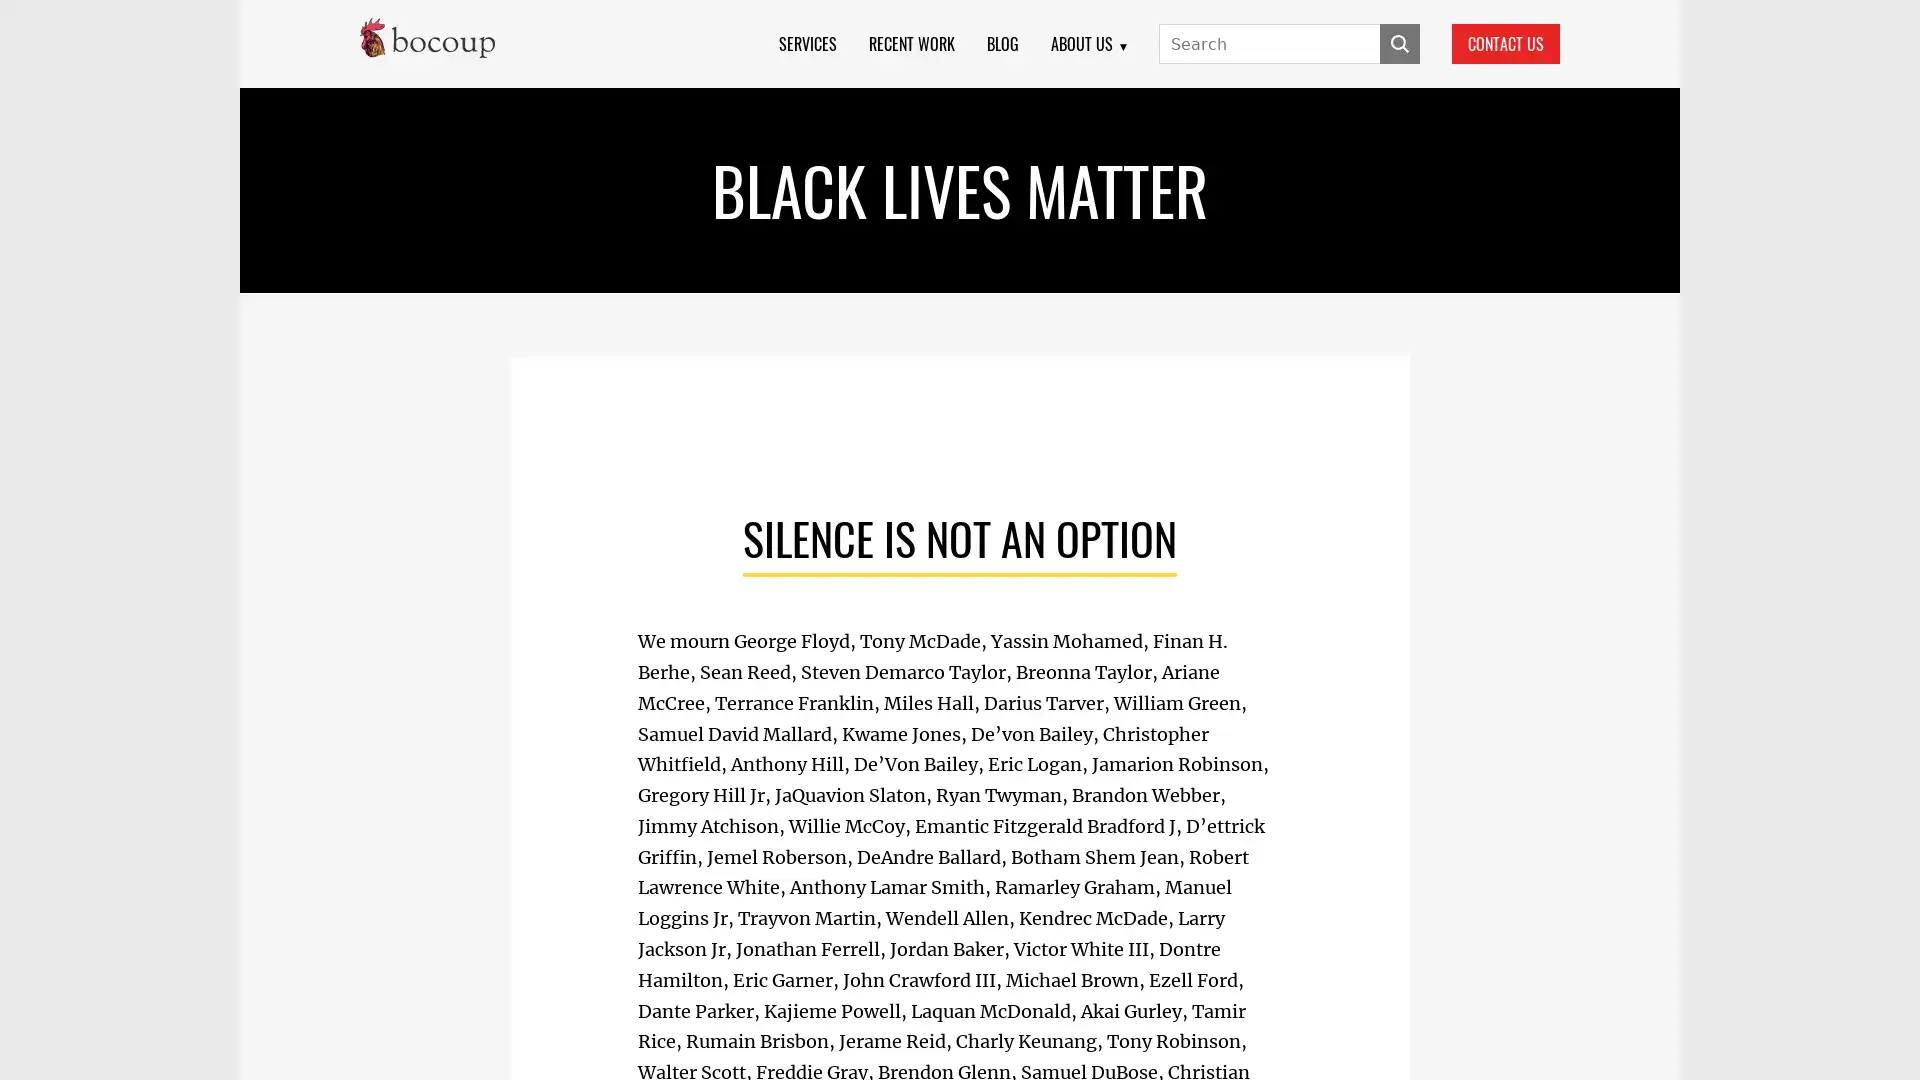 Image resolution: width=1920 pixels, height=1080 pixels. What do you see at coordinates (1399, 43) in the screenshot?
I see `SUBMIT` at bounding box center [1399, 43].